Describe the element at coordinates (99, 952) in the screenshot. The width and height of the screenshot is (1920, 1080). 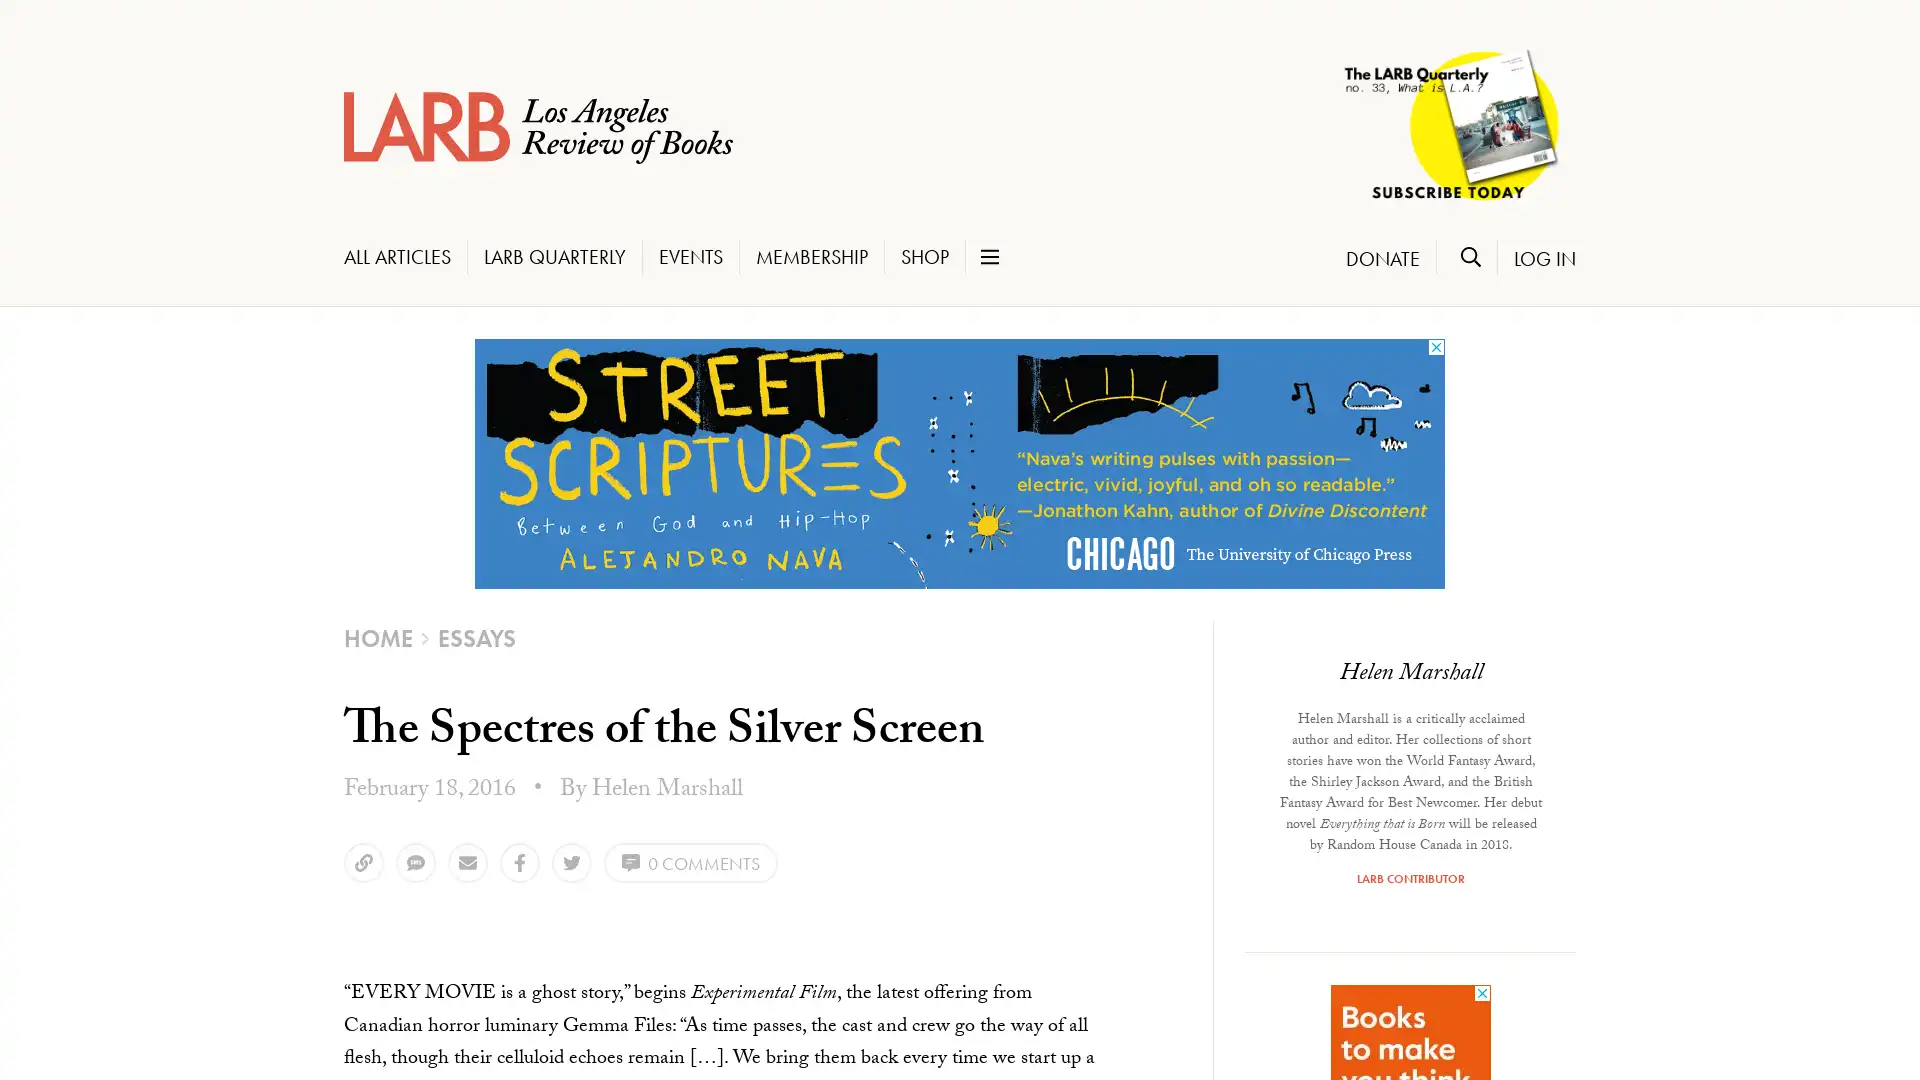
I see `Sign Up` at that location.